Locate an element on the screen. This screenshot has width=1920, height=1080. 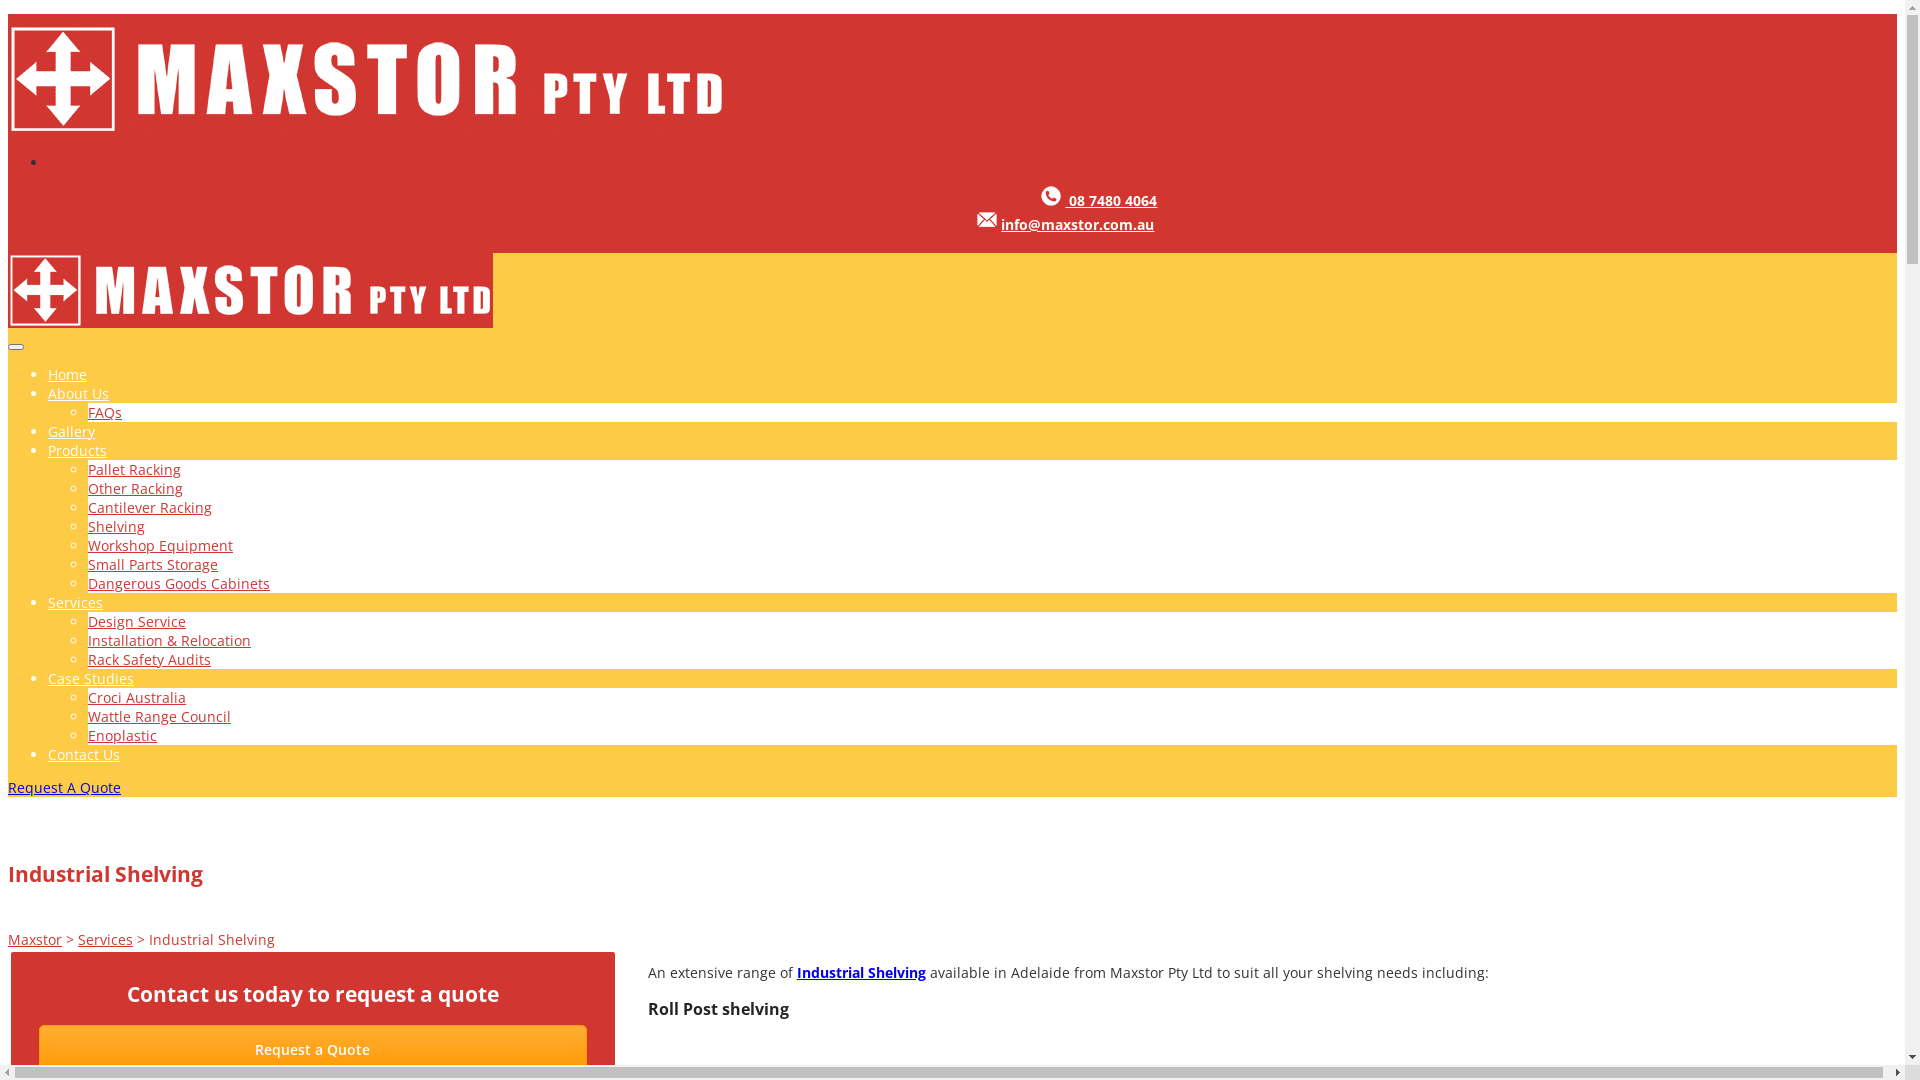
'Gallery' is located at coordinates (48, 430).